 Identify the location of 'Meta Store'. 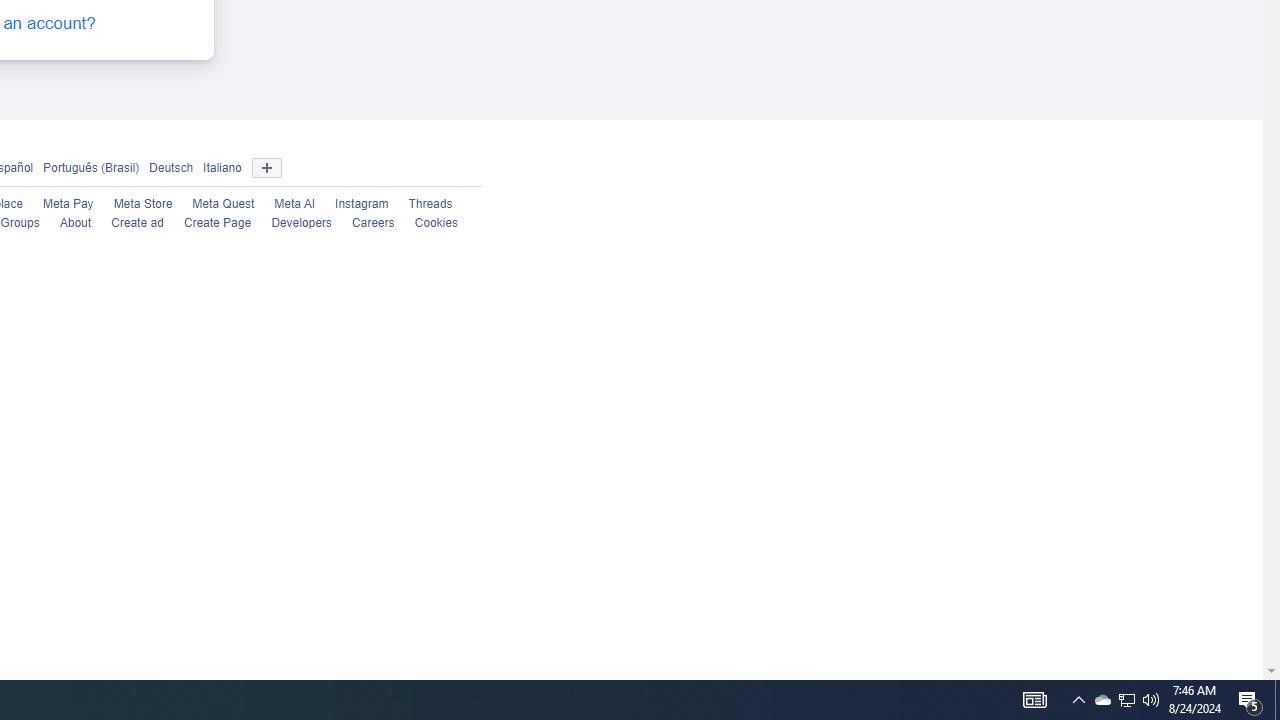
(141, 204).